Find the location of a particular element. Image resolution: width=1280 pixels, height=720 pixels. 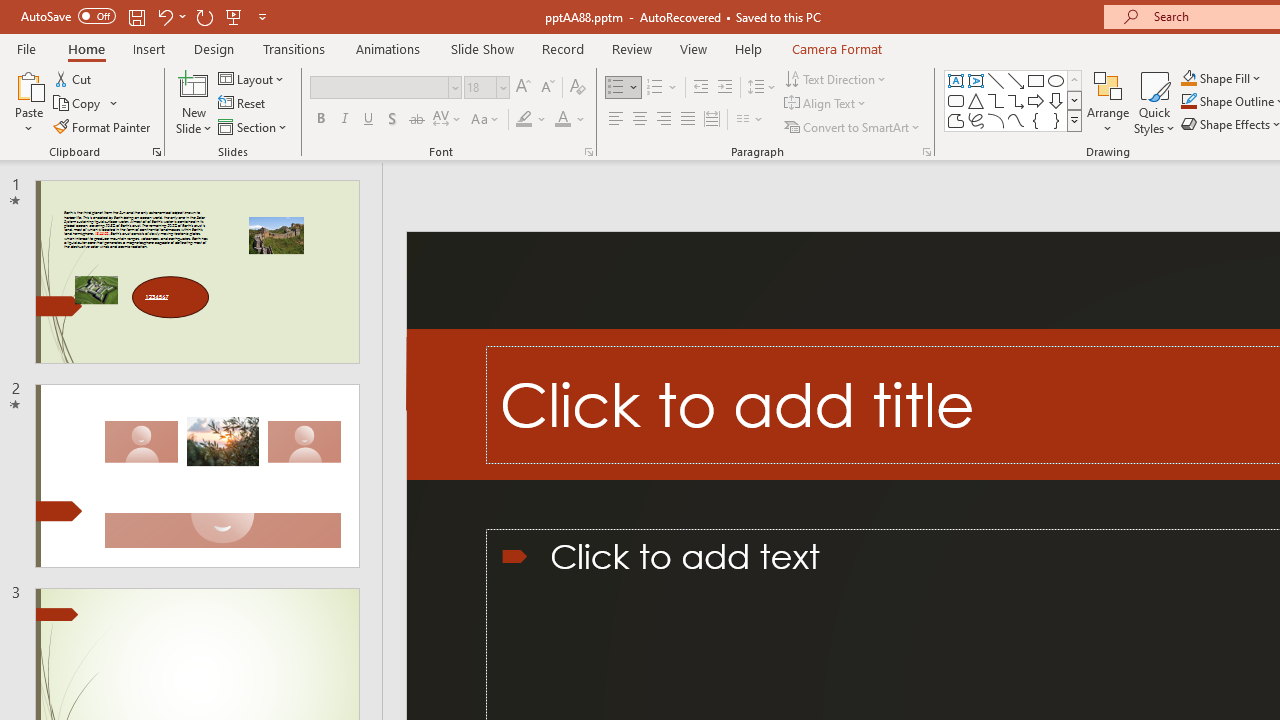

'New Slide' is located at coordinates (193, 84).